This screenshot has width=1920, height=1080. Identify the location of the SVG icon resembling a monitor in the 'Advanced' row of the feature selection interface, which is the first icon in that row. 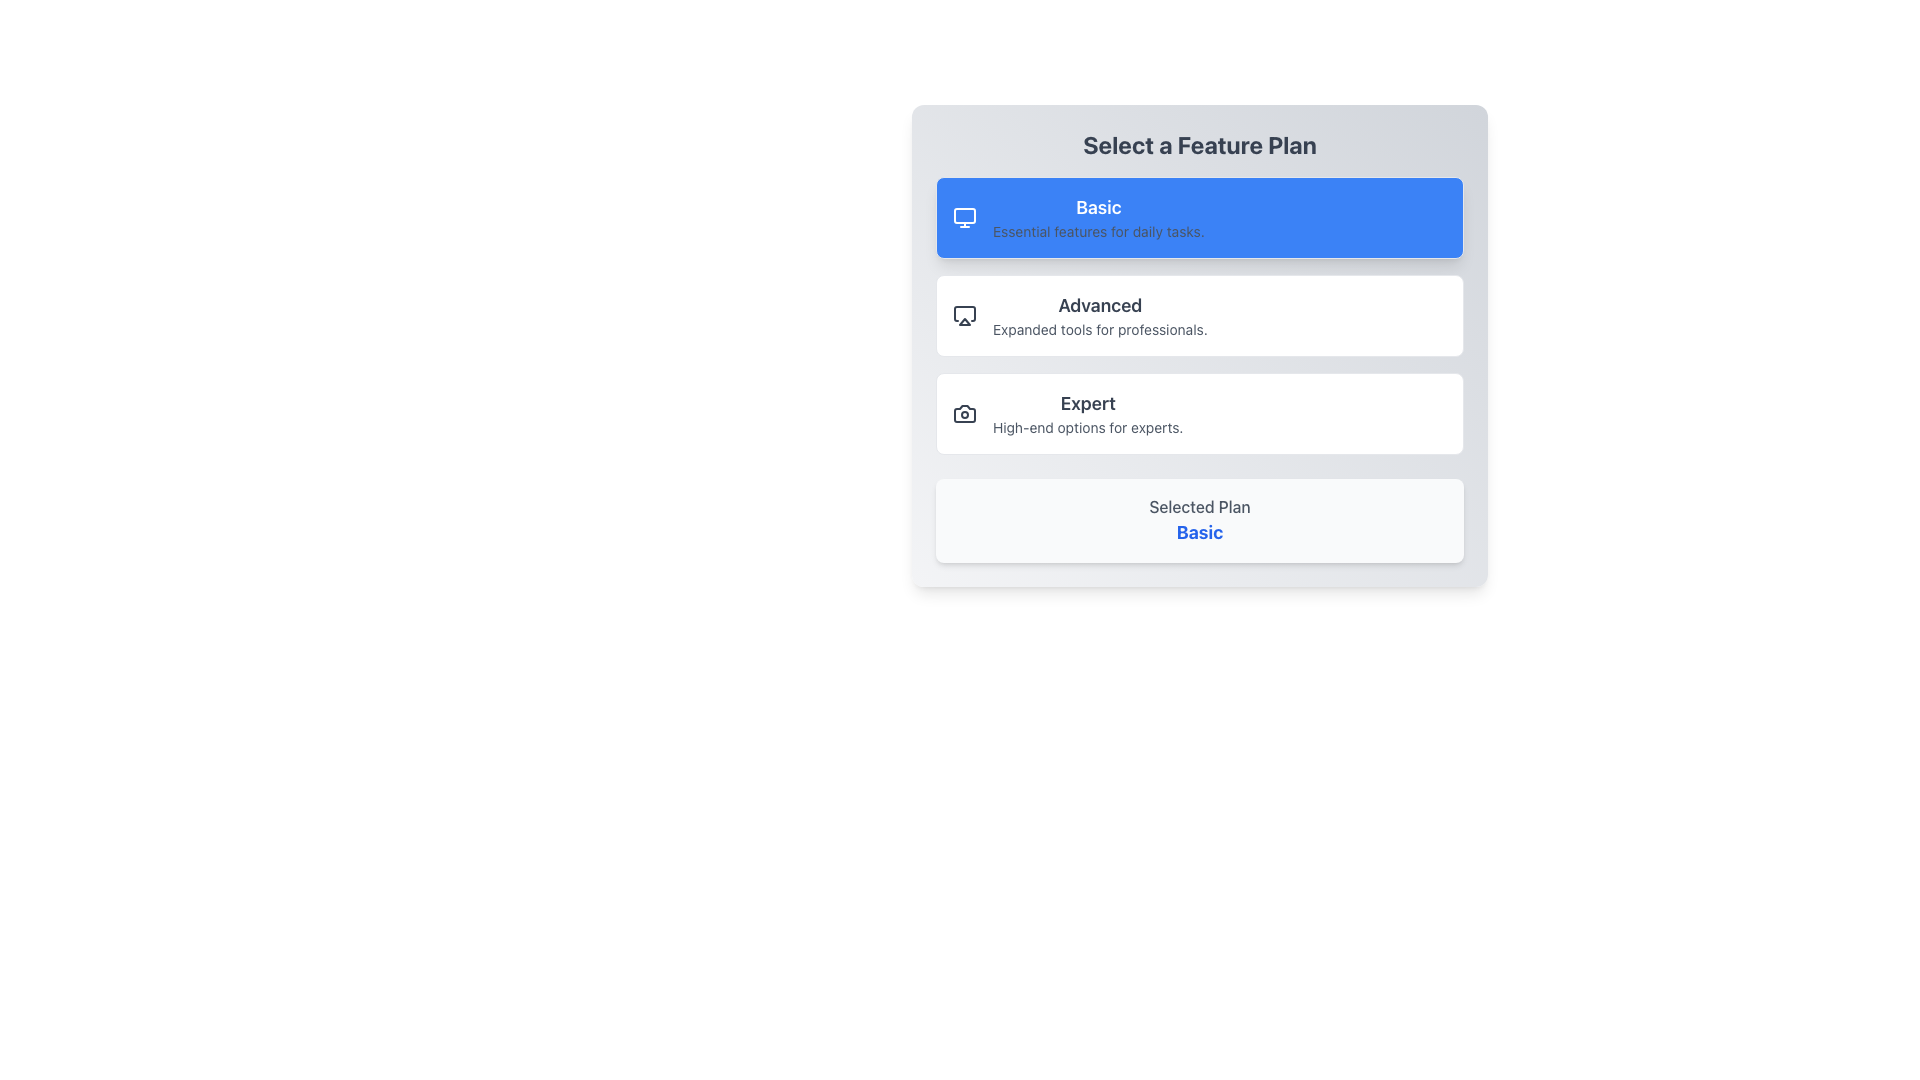
(964, 315).